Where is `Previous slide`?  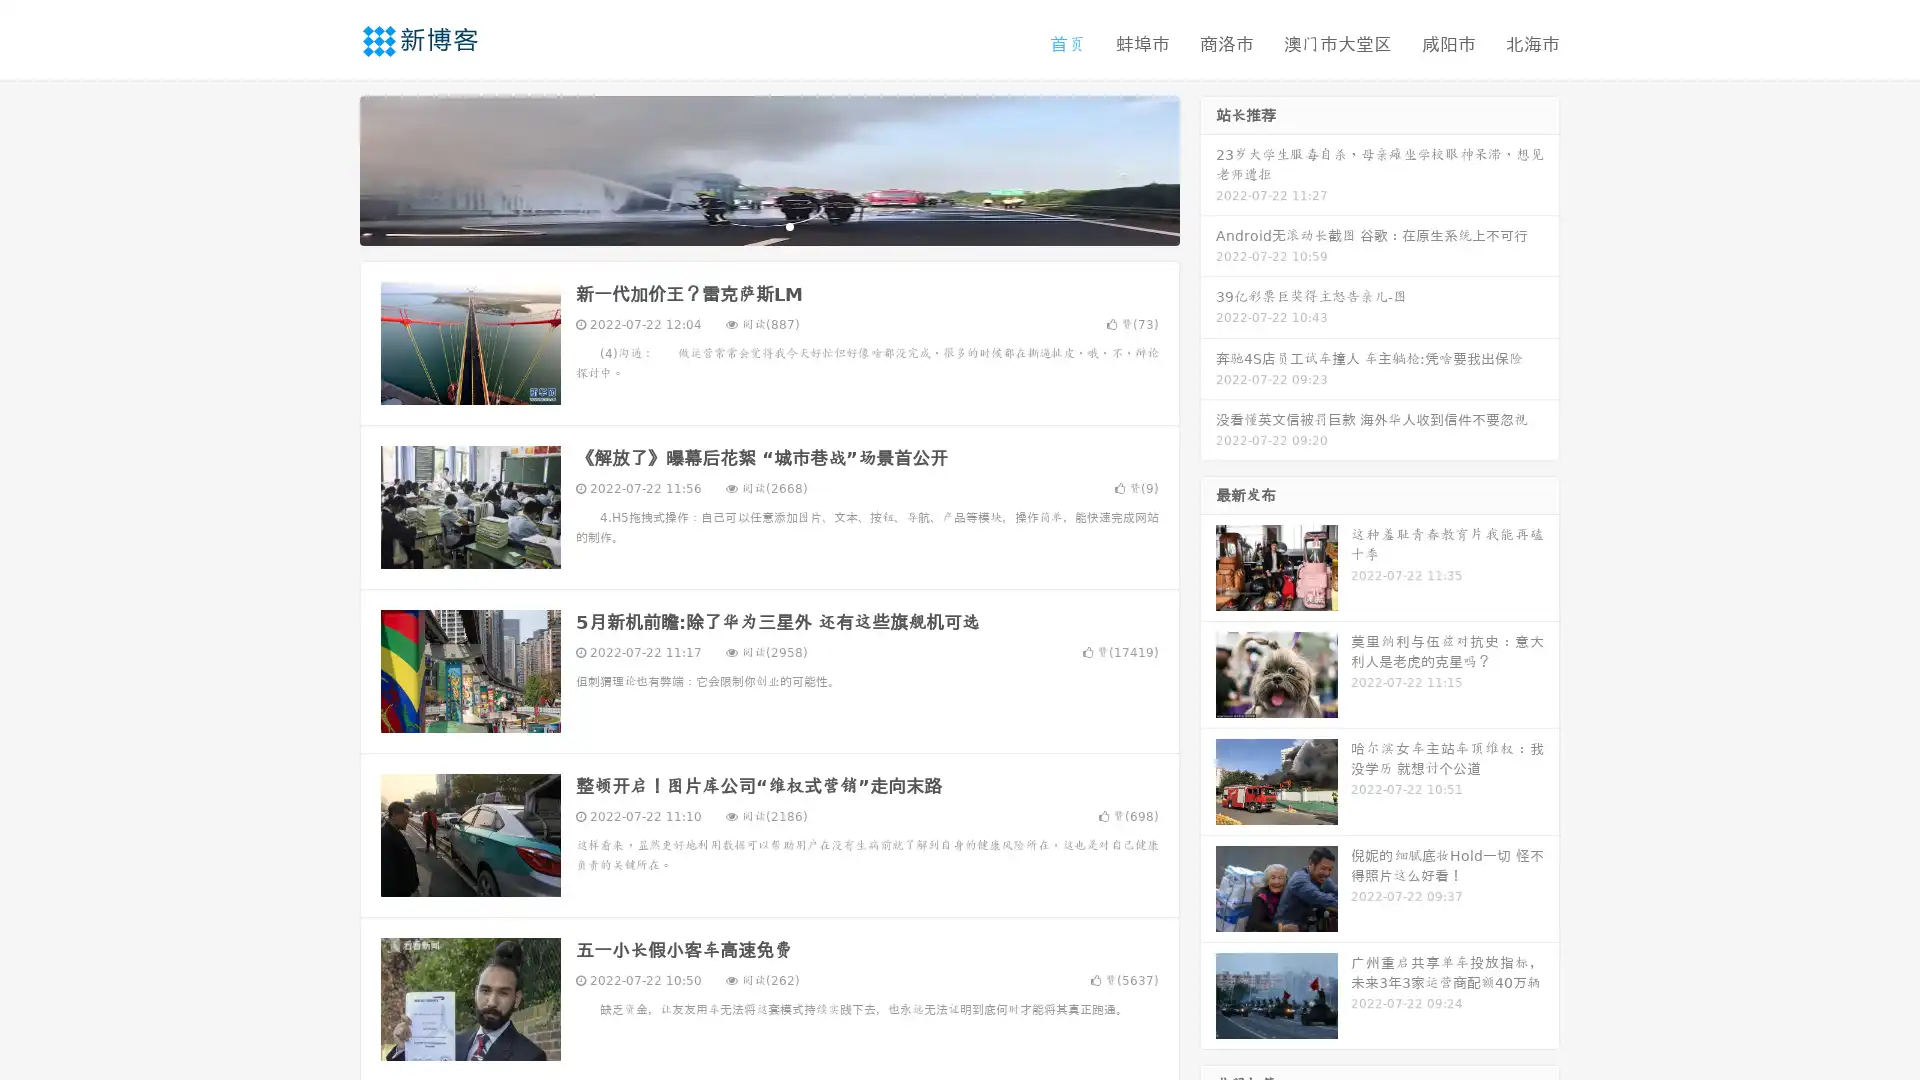 Previous slide is located at coordinates (330, 168).